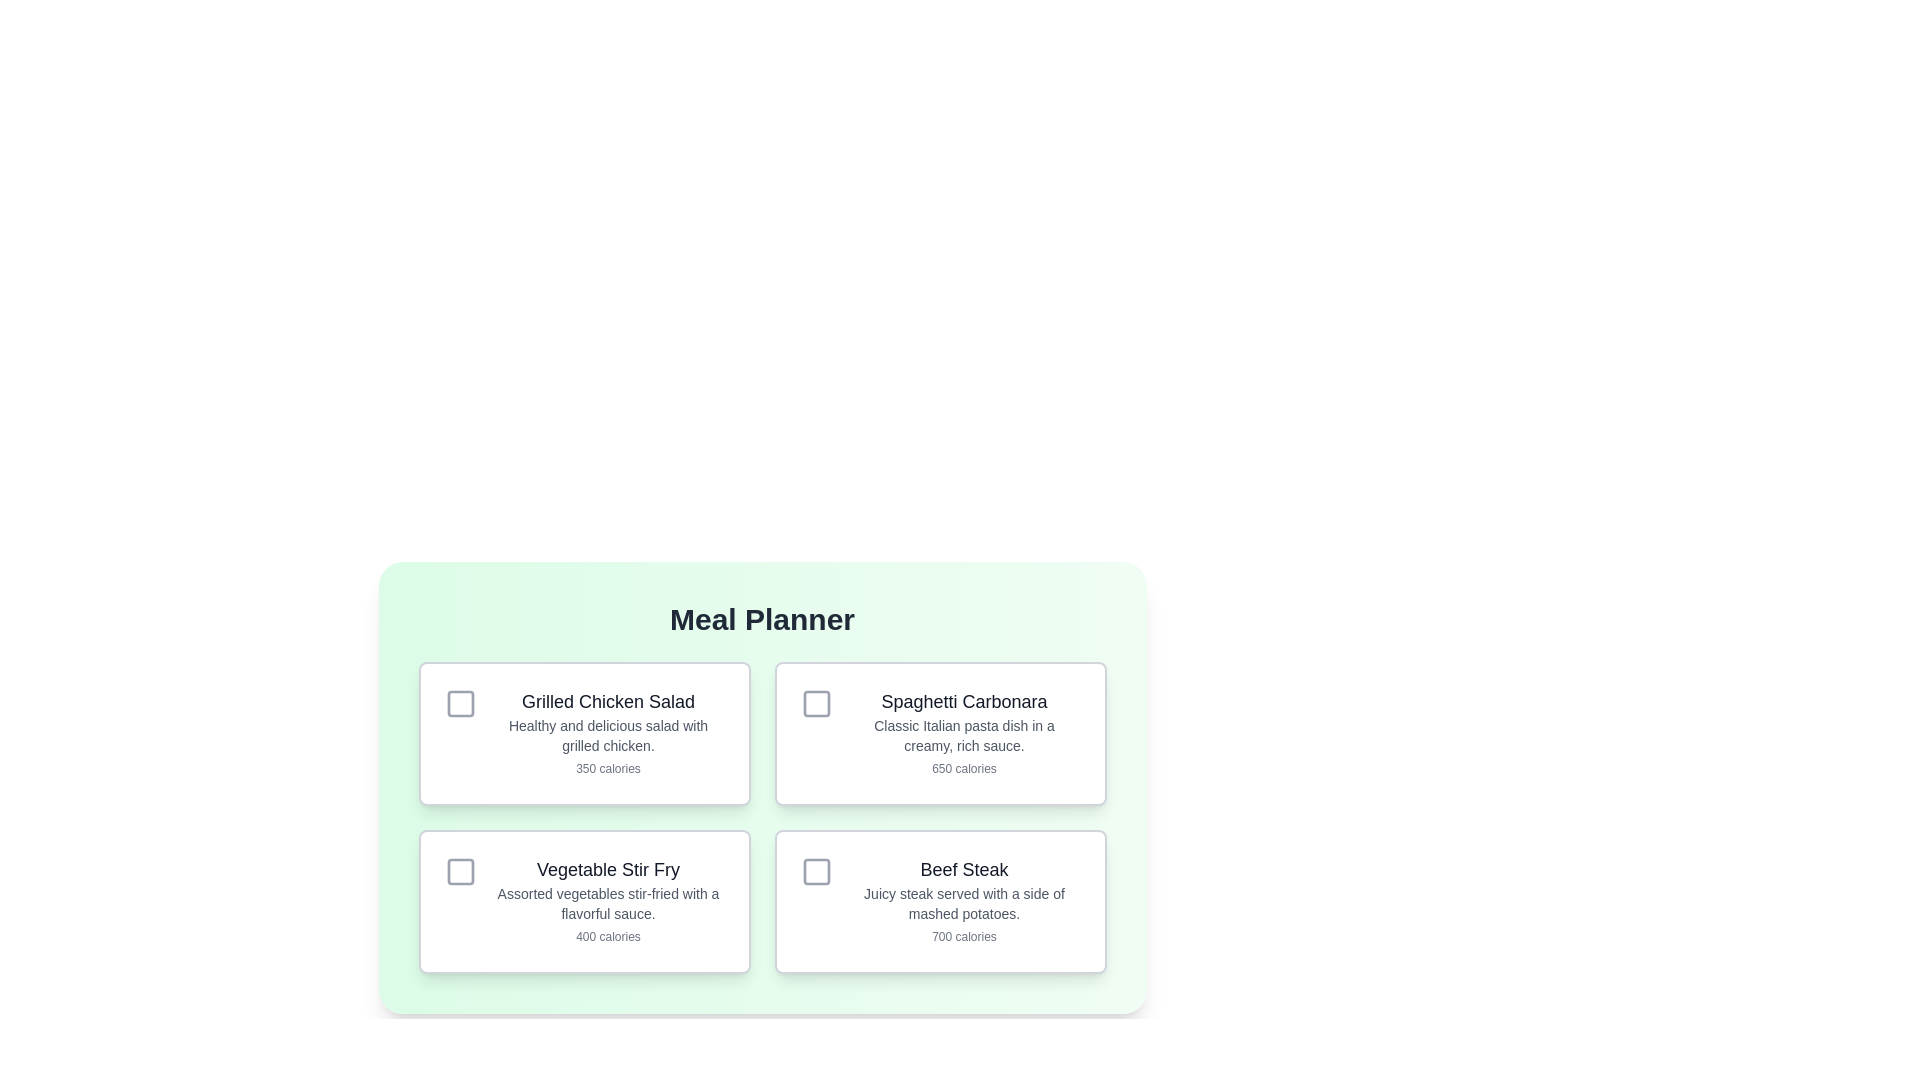  Describe the element at coordinates (964, 937) in the screenshot. I see `the text label displaying '700 calories' in gray color, located in the bottom-right of the 'Beef Steak' card` at that location.